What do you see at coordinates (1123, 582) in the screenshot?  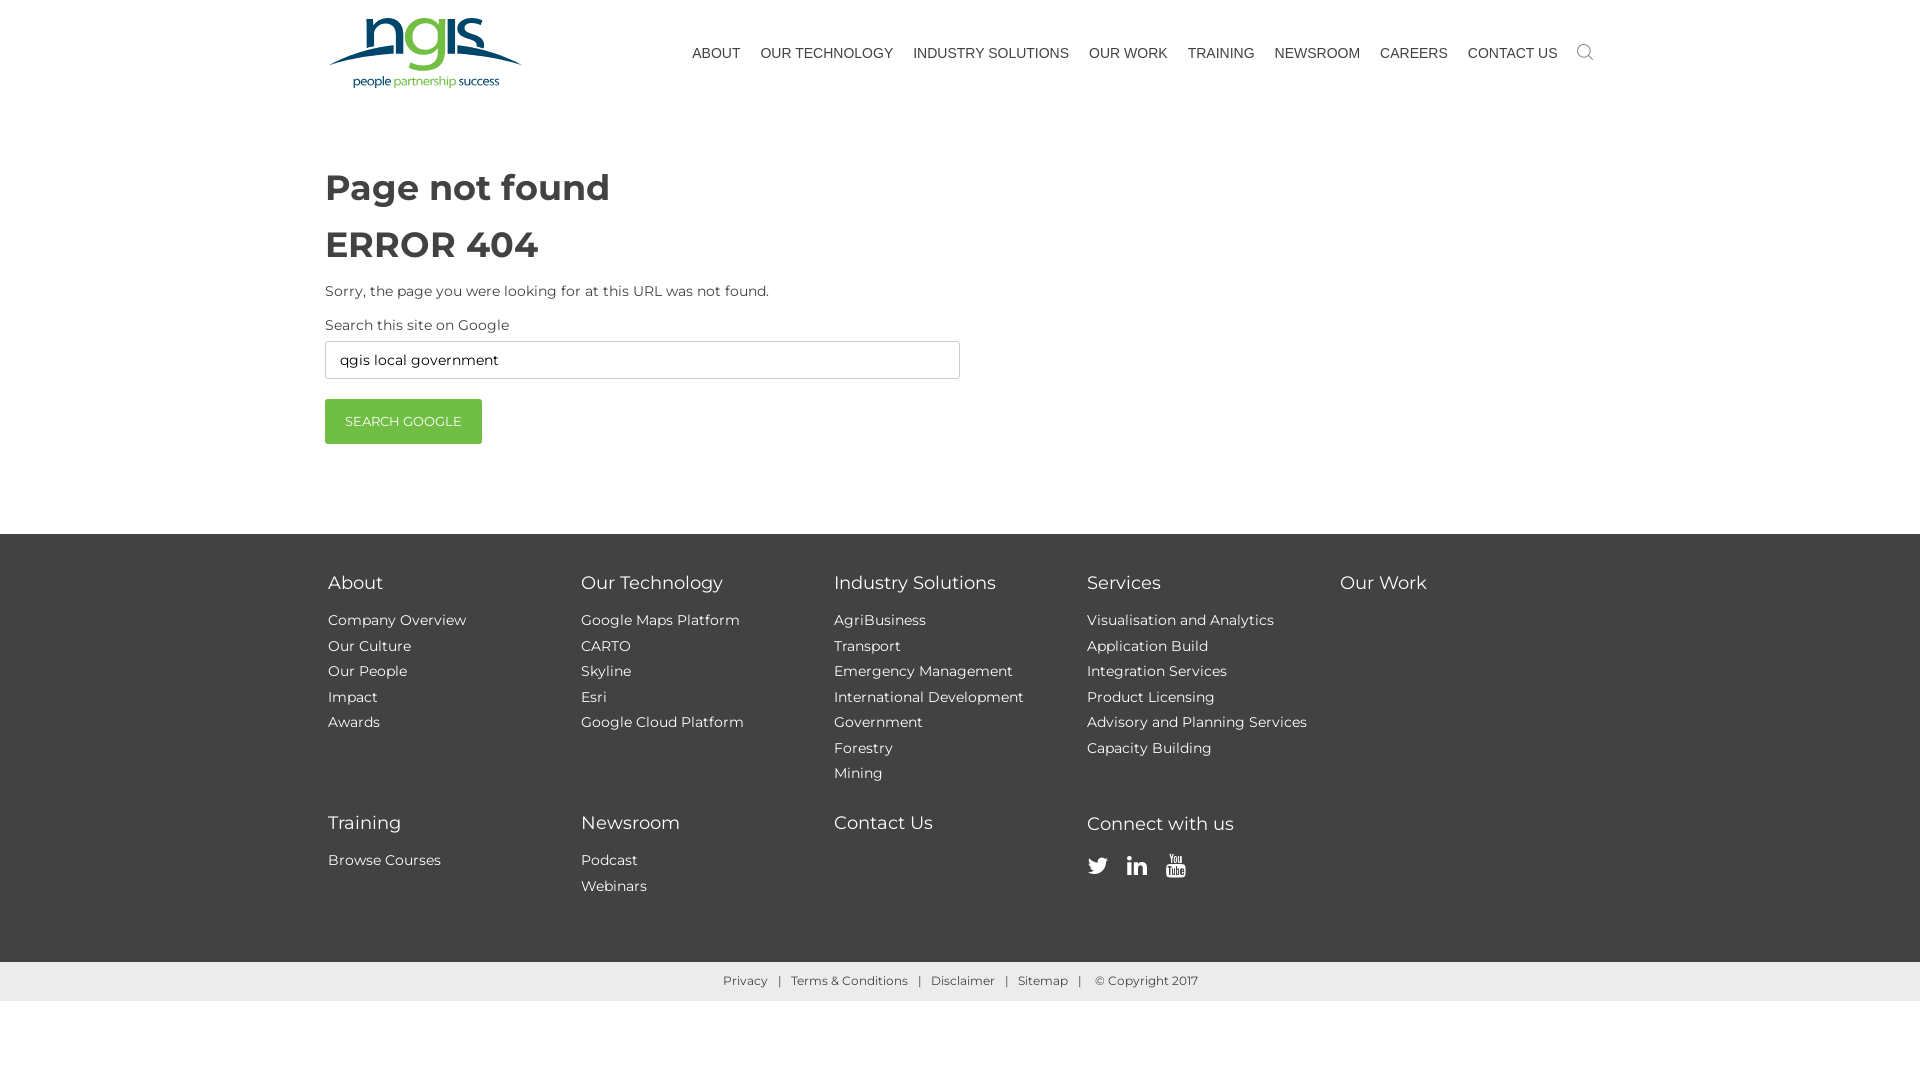 I see `'Services'` at bounding box center [1123, 582].